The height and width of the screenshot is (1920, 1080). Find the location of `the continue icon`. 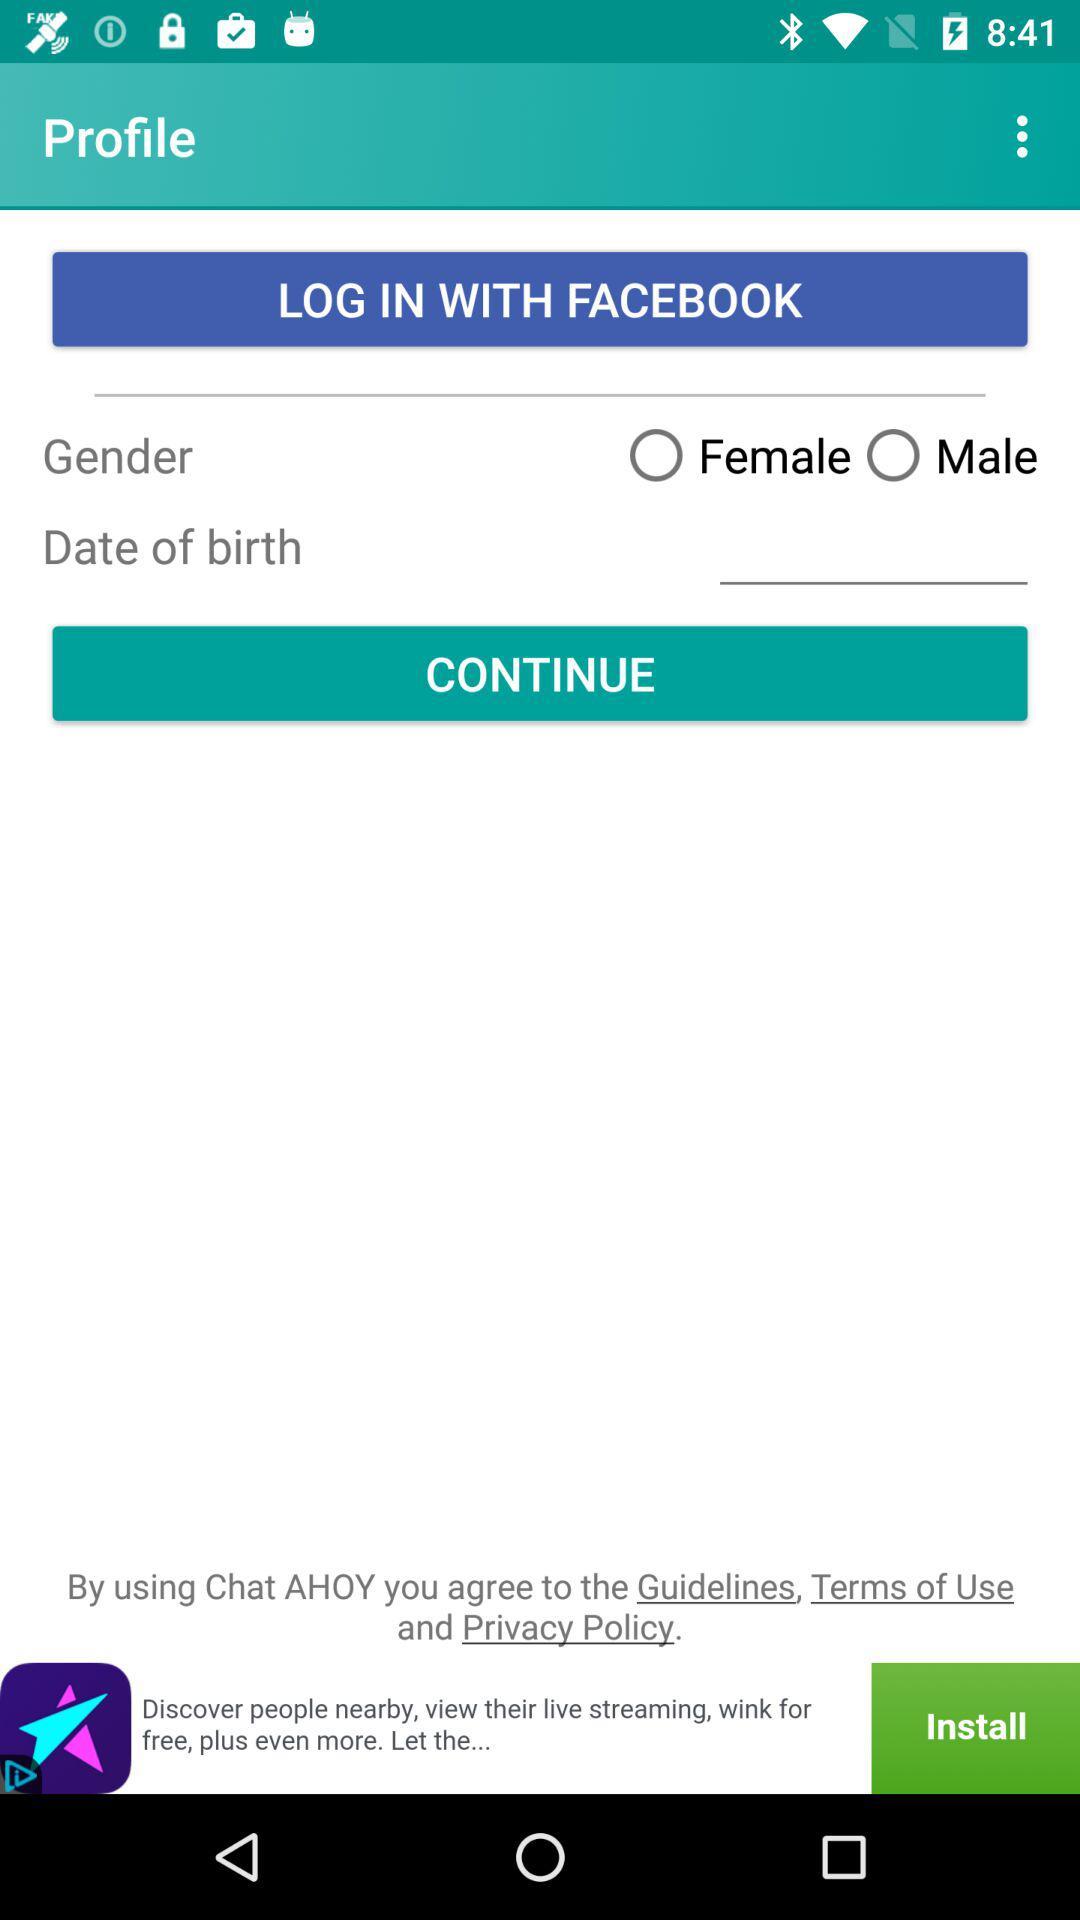

the continue icon is located at coordinates (540, 673).